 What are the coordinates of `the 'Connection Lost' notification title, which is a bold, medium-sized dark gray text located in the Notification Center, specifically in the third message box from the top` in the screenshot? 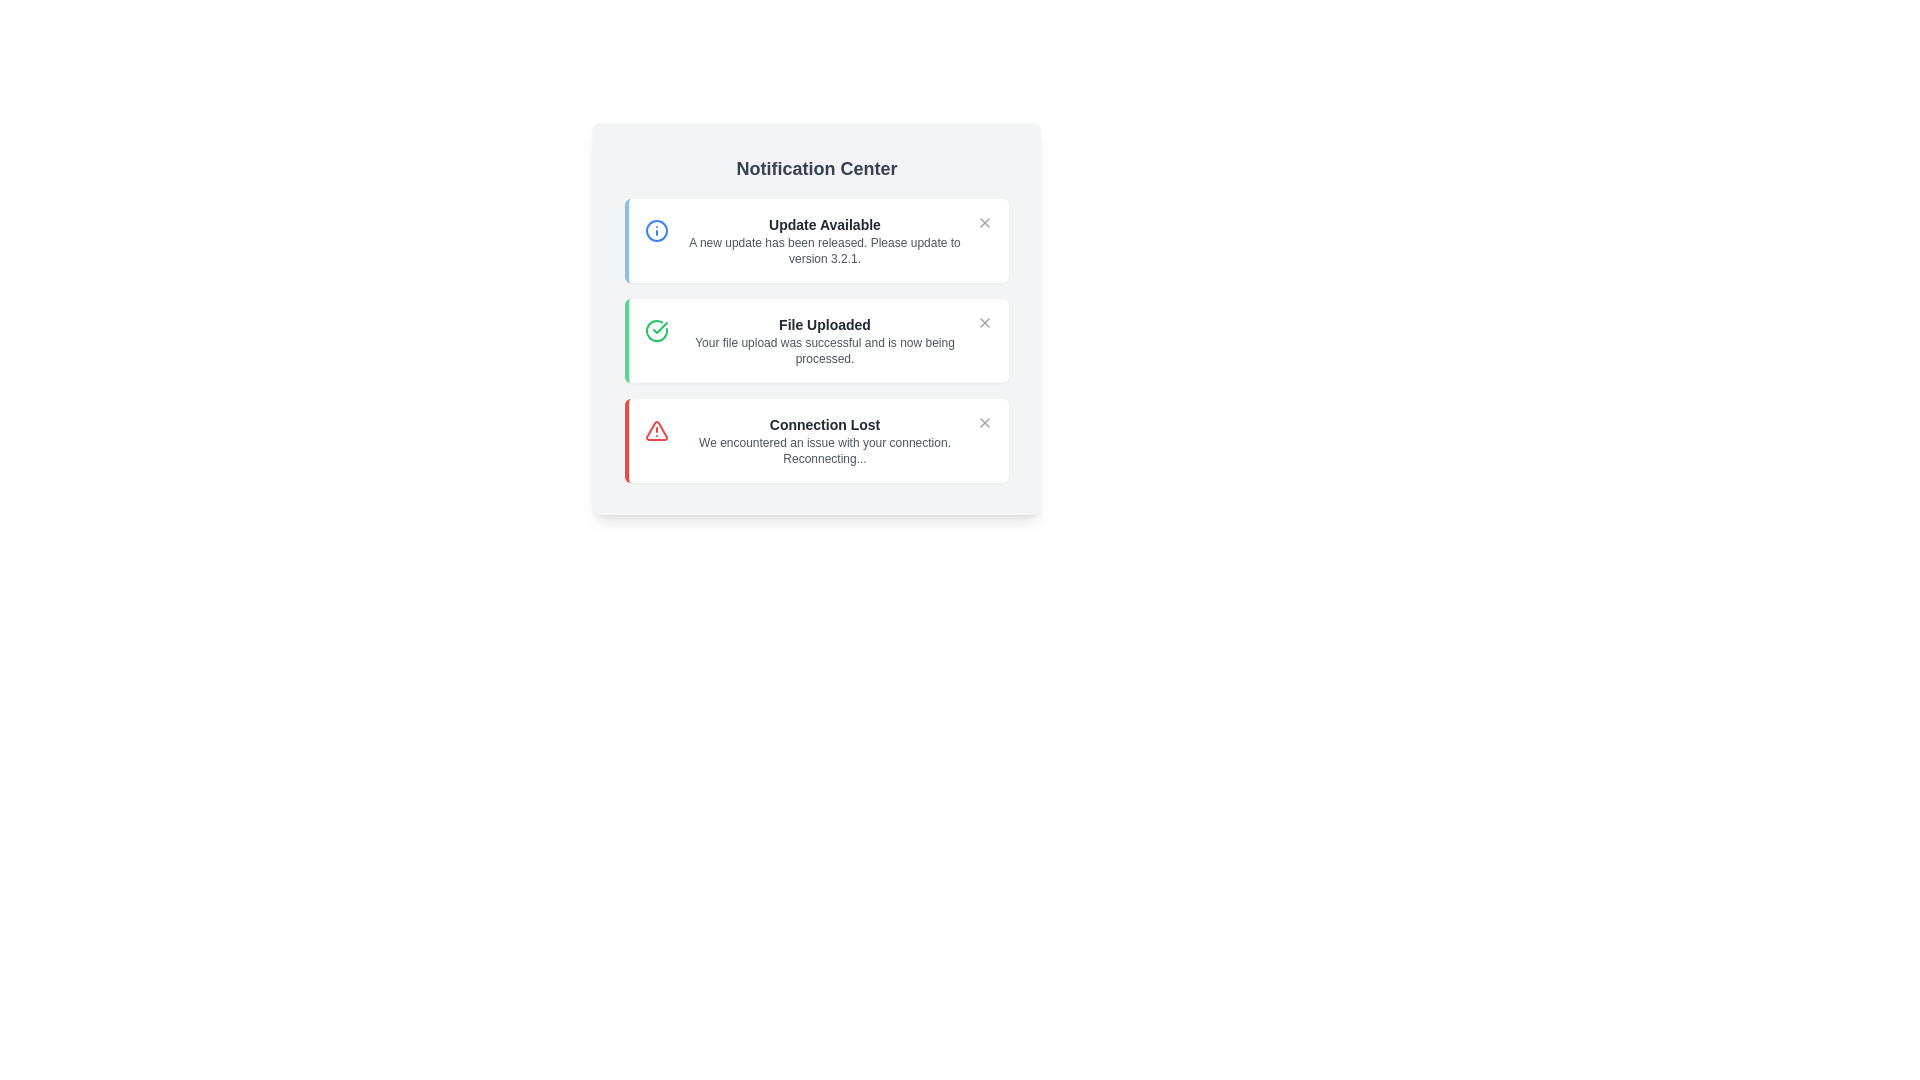 It's located at (825, 423).